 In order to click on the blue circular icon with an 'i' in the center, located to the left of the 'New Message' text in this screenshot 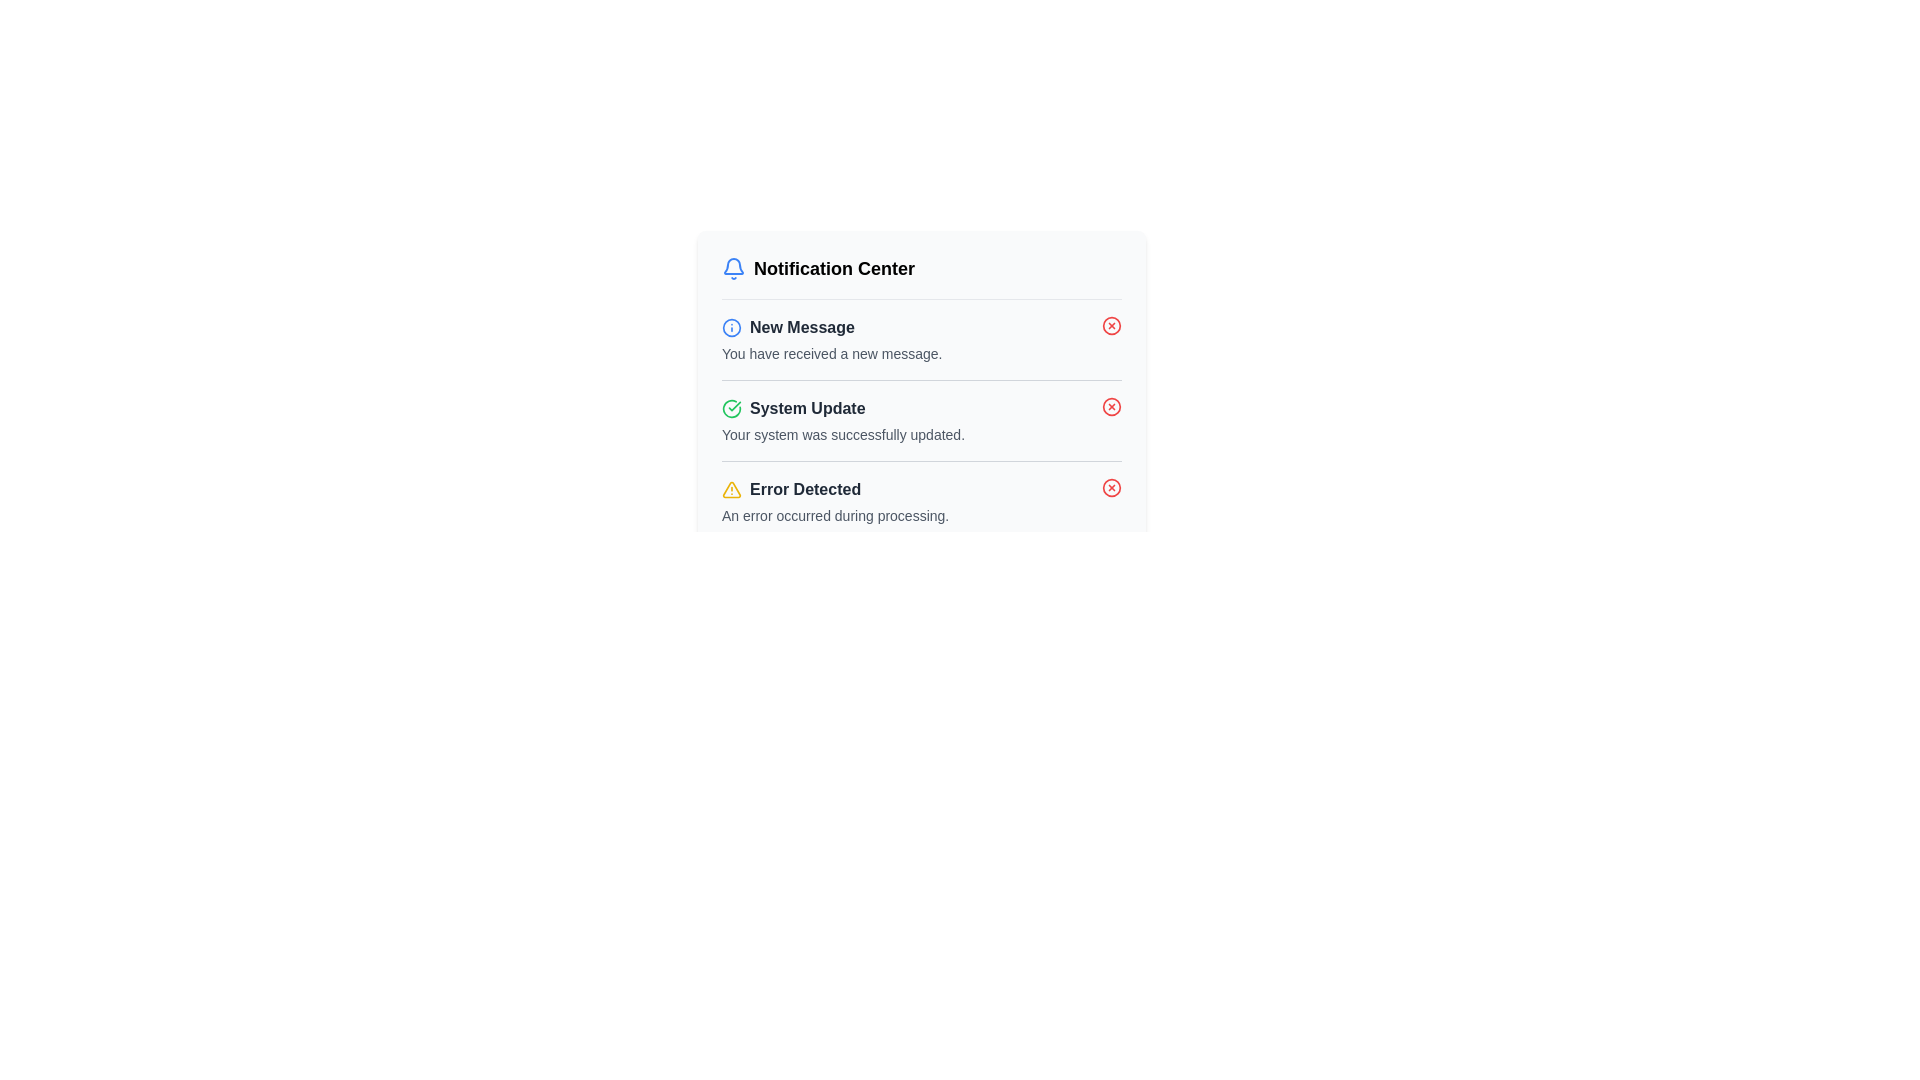, I will do `click(730, 326)`.